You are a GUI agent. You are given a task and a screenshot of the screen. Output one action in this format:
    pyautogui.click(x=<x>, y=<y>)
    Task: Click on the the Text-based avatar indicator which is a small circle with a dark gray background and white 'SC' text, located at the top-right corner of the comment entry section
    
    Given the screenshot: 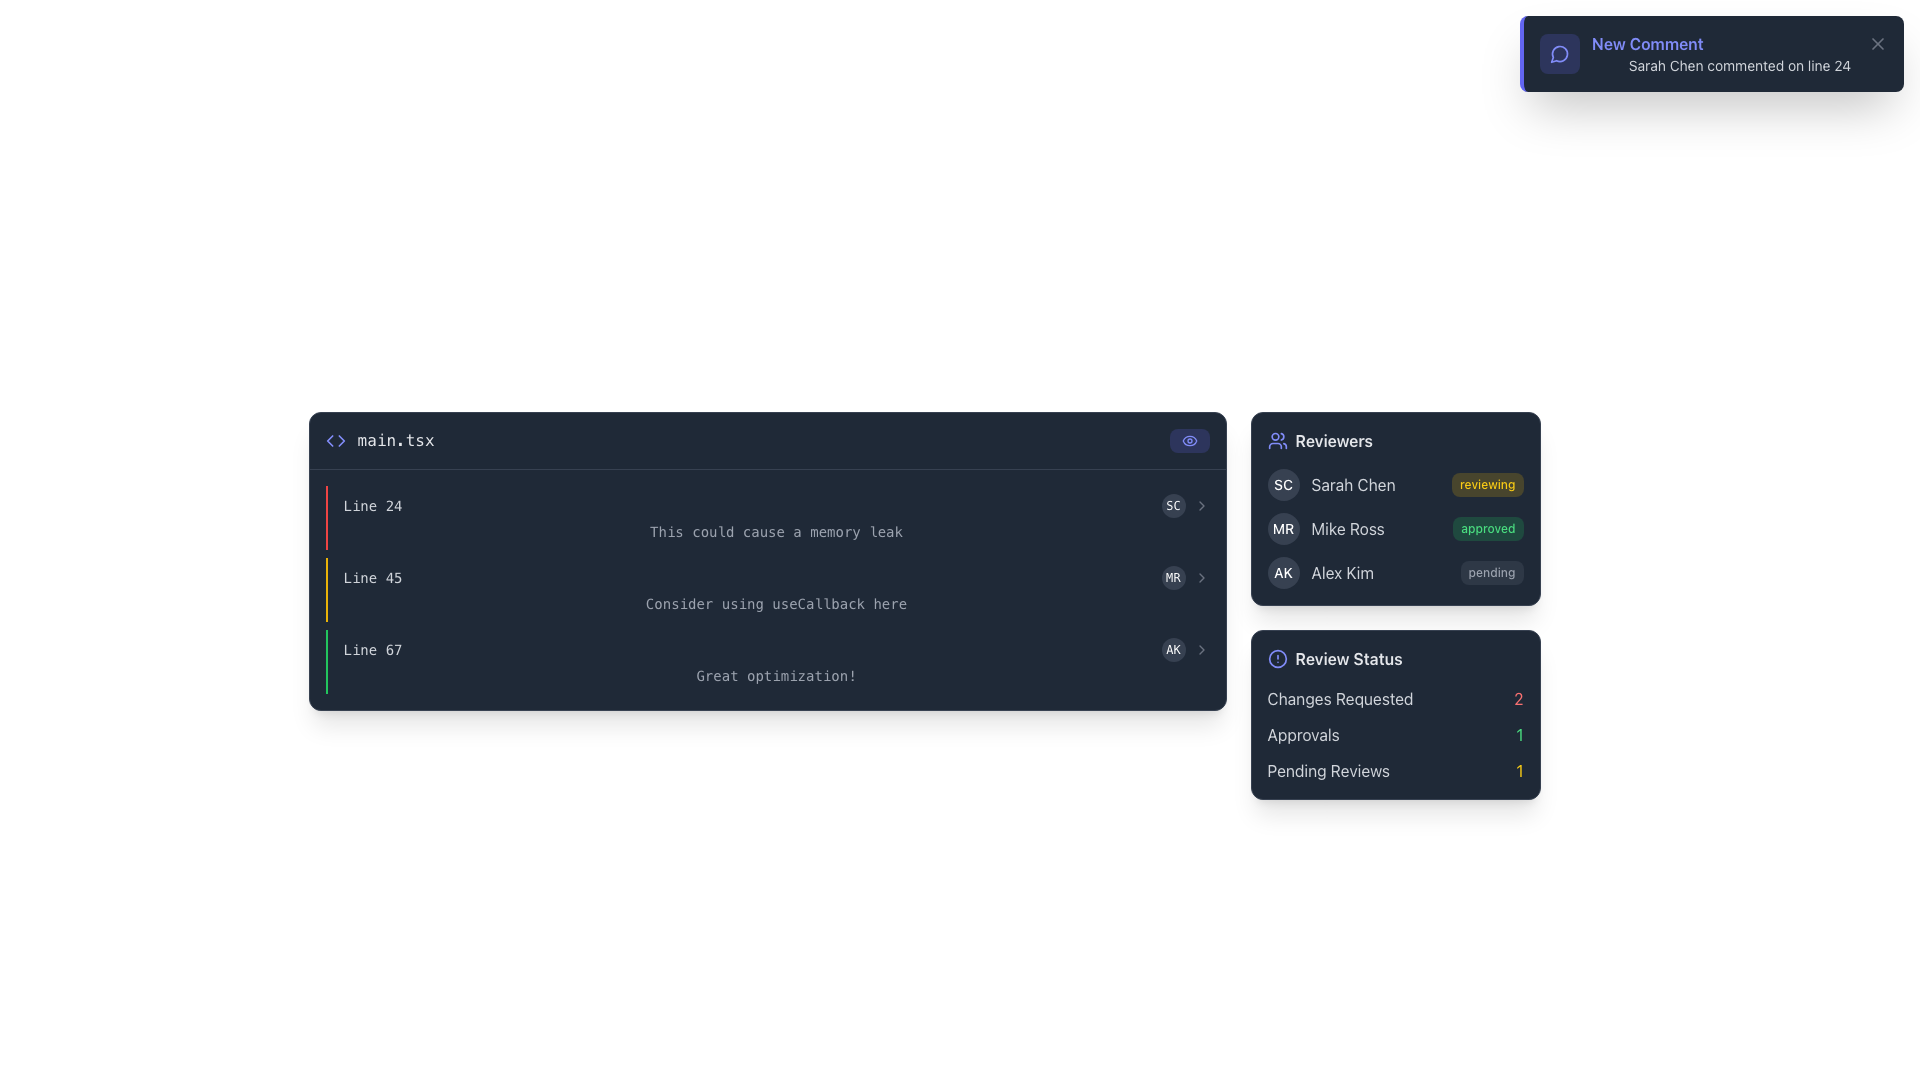 What is the action you would take?
    pyautogui.click(x=1173, y=504)
    